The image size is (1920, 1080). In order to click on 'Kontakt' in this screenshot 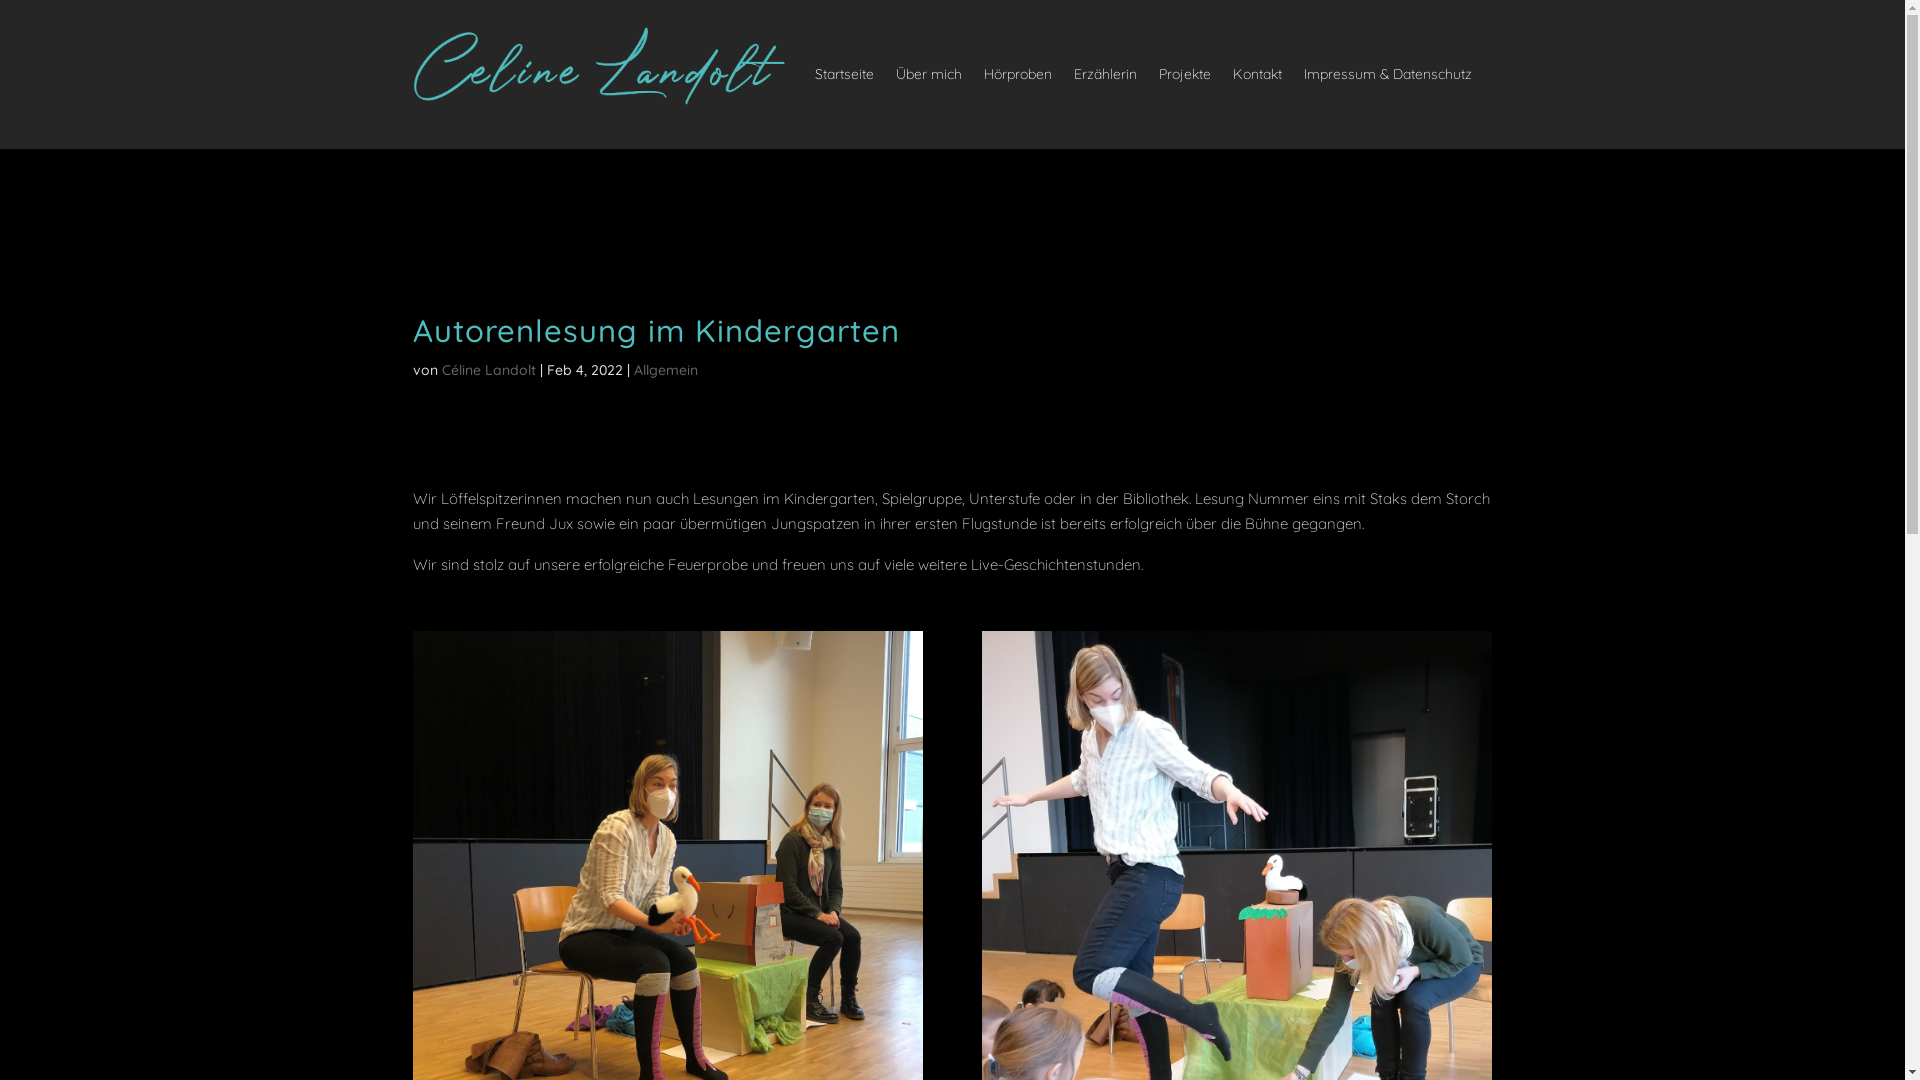, I will do `click(1232, 73)`.